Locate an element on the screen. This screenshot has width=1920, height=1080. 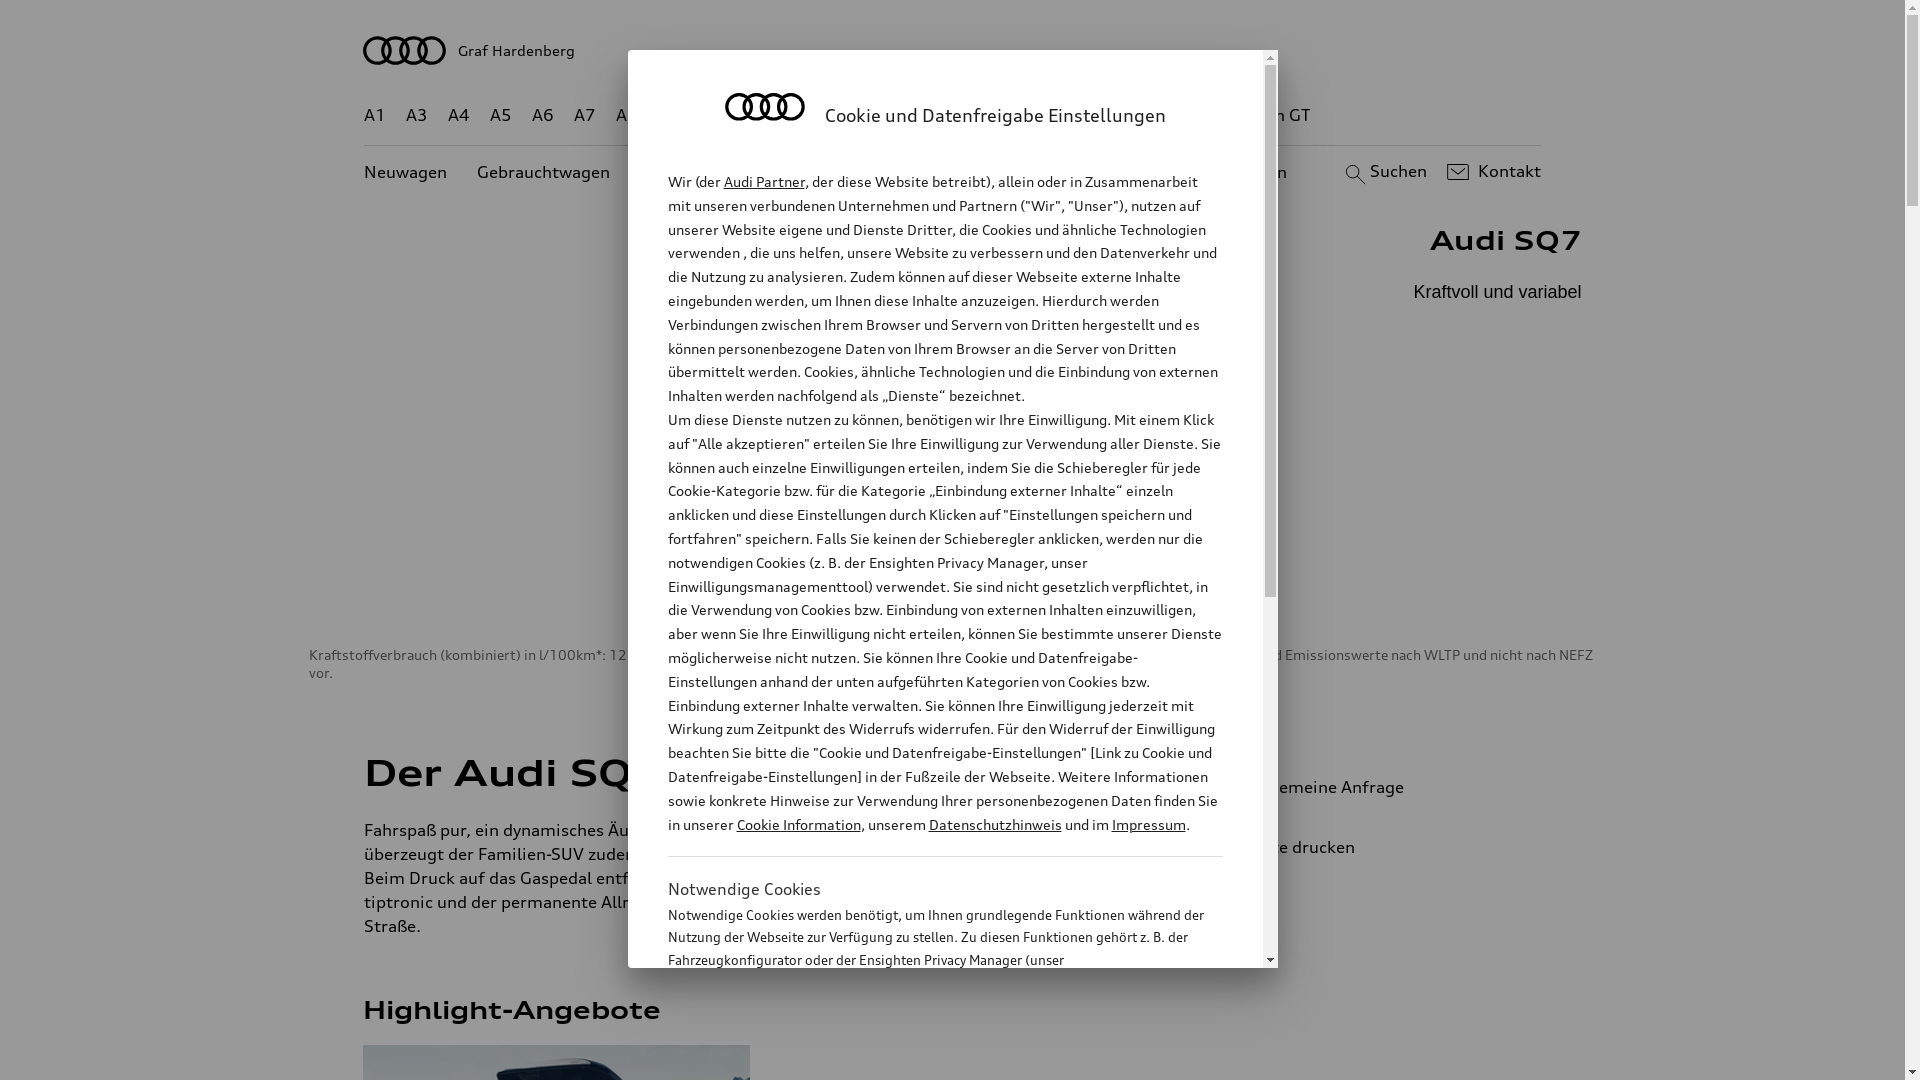
'Neuwagen' is located at coordinates (404, 171).